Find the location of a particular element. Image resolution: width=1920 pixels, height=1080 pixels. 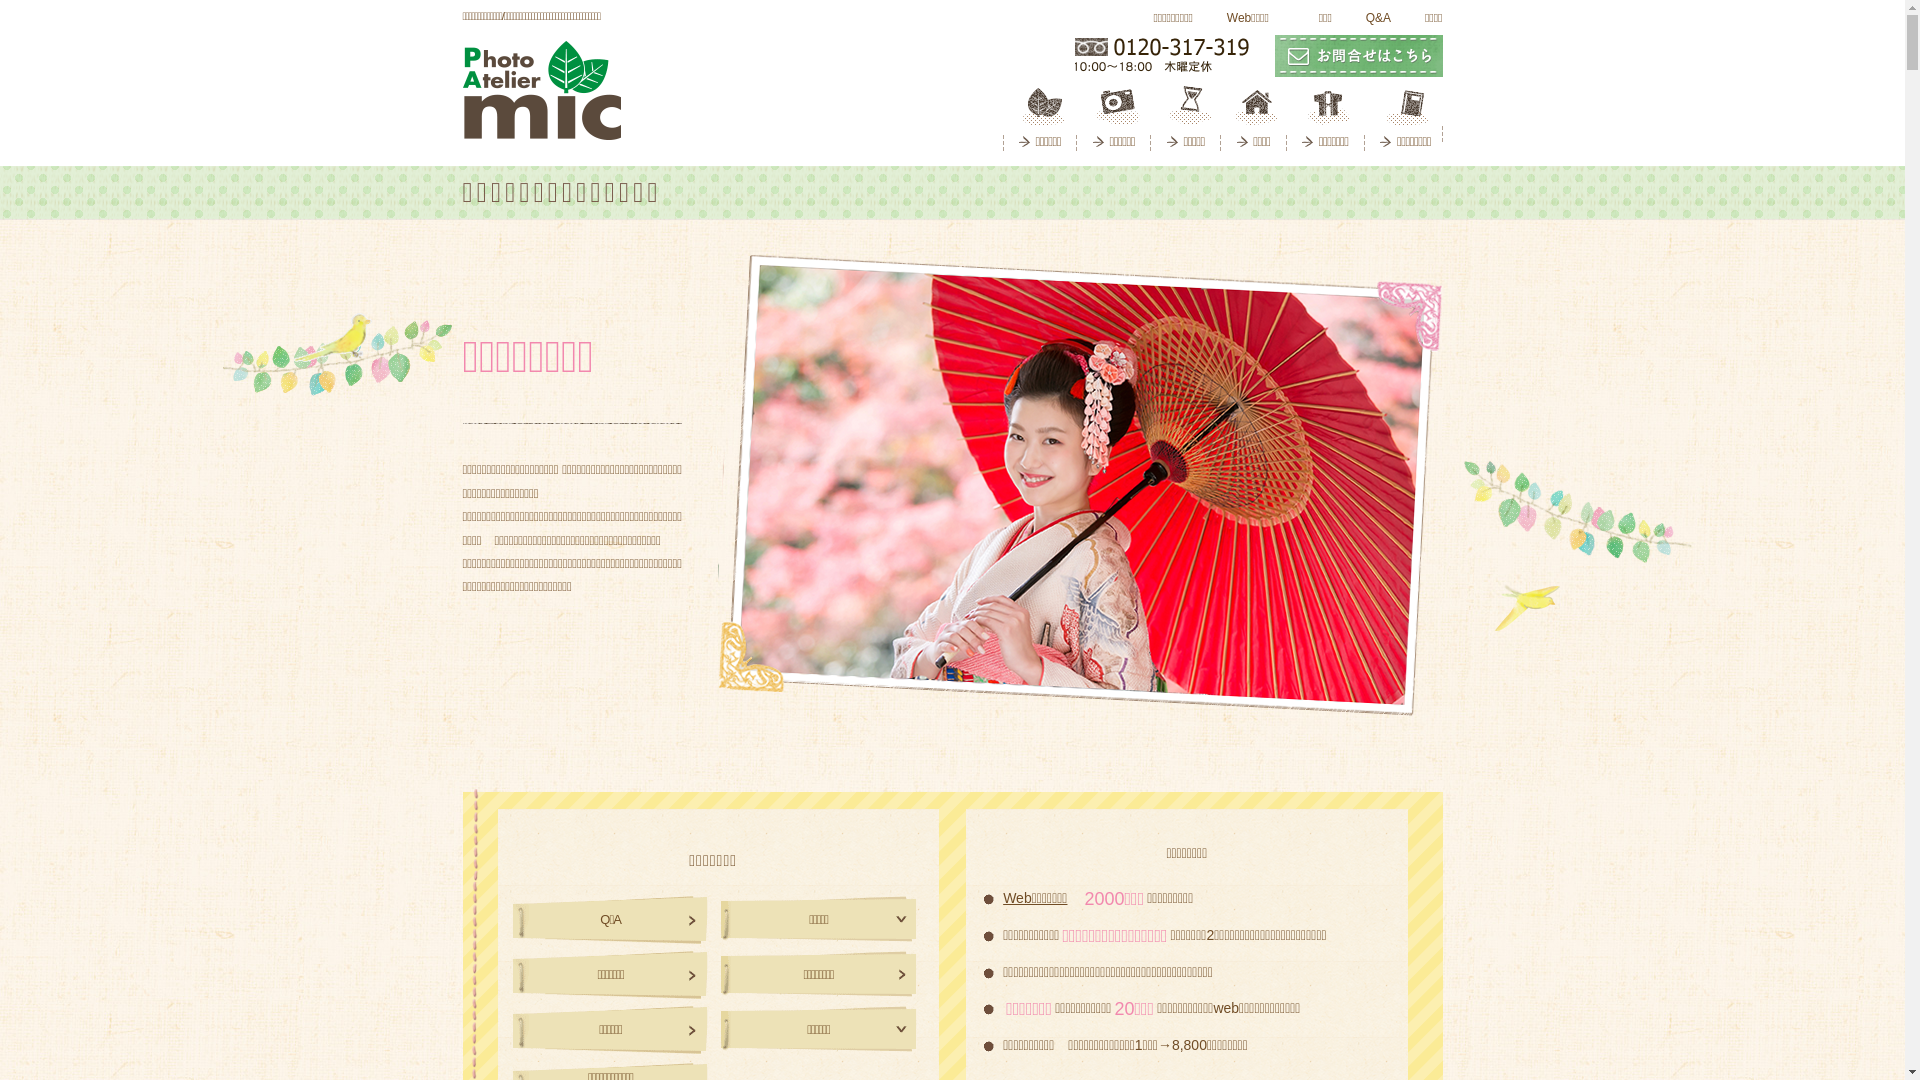

'Q&A' is located at coordinates (1372, 18).